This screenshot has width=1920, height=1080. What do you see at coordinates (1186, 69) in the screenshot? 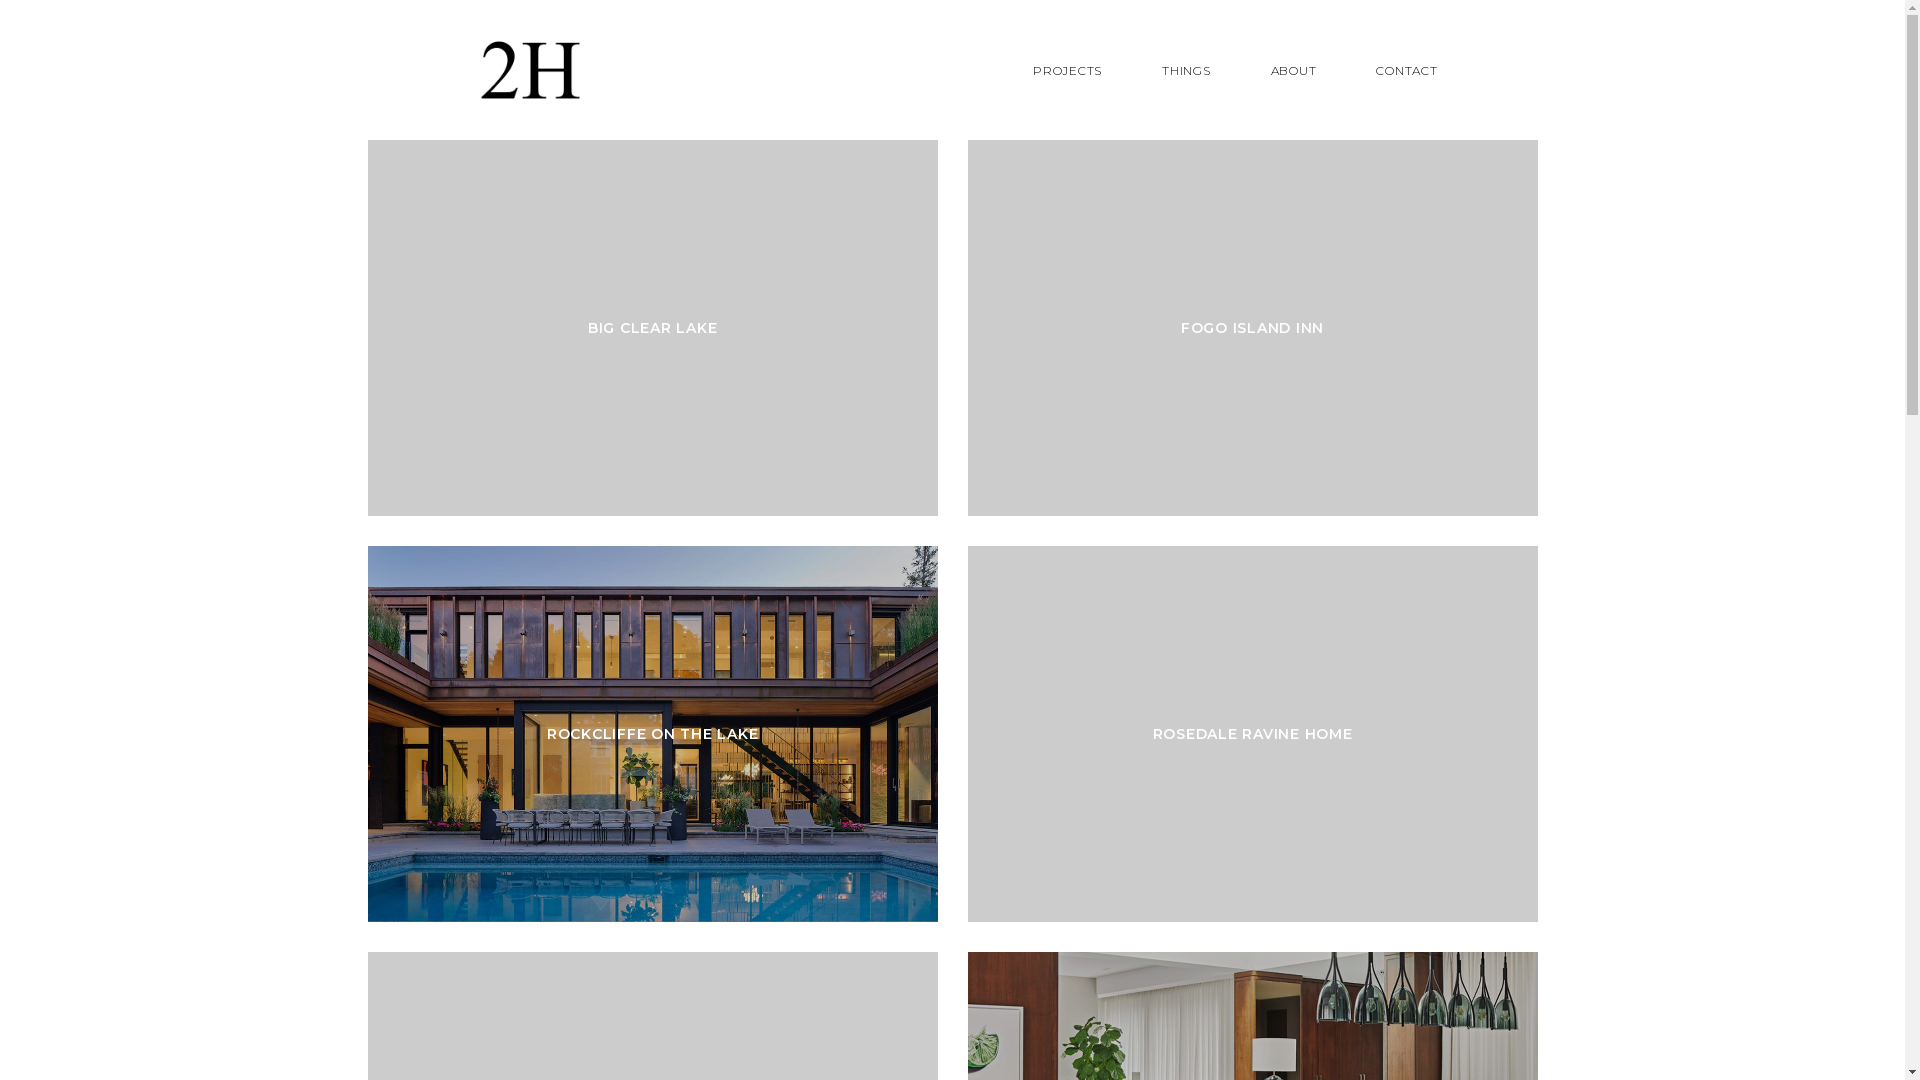
I see `'THINGS'` at bounding box center [1186, 69].